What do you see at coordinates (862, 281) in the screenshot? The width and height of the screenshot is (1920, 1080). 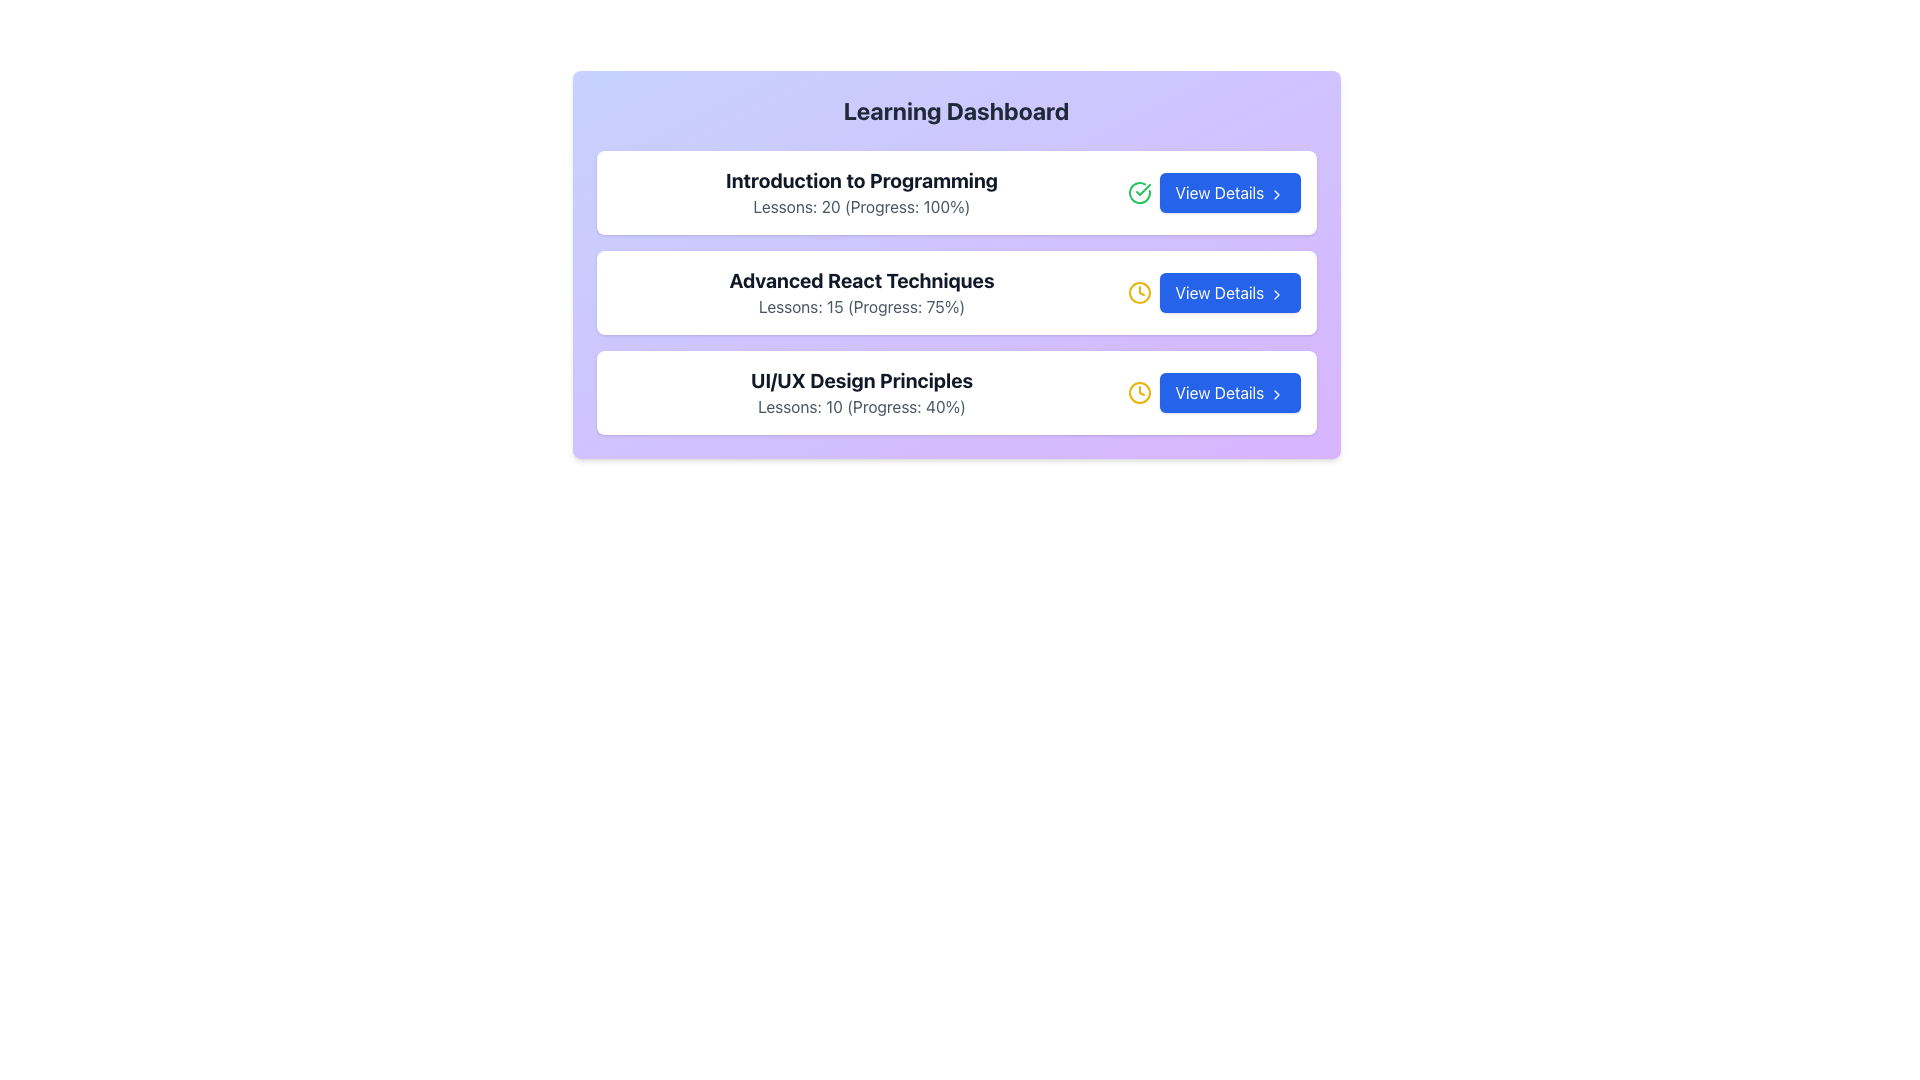 I see `the text label that identifies the course 'Advanced React Techniques', positioned centrally at the top of the second card in a vertically stacked list of courses` at bounding box center [862, 281].